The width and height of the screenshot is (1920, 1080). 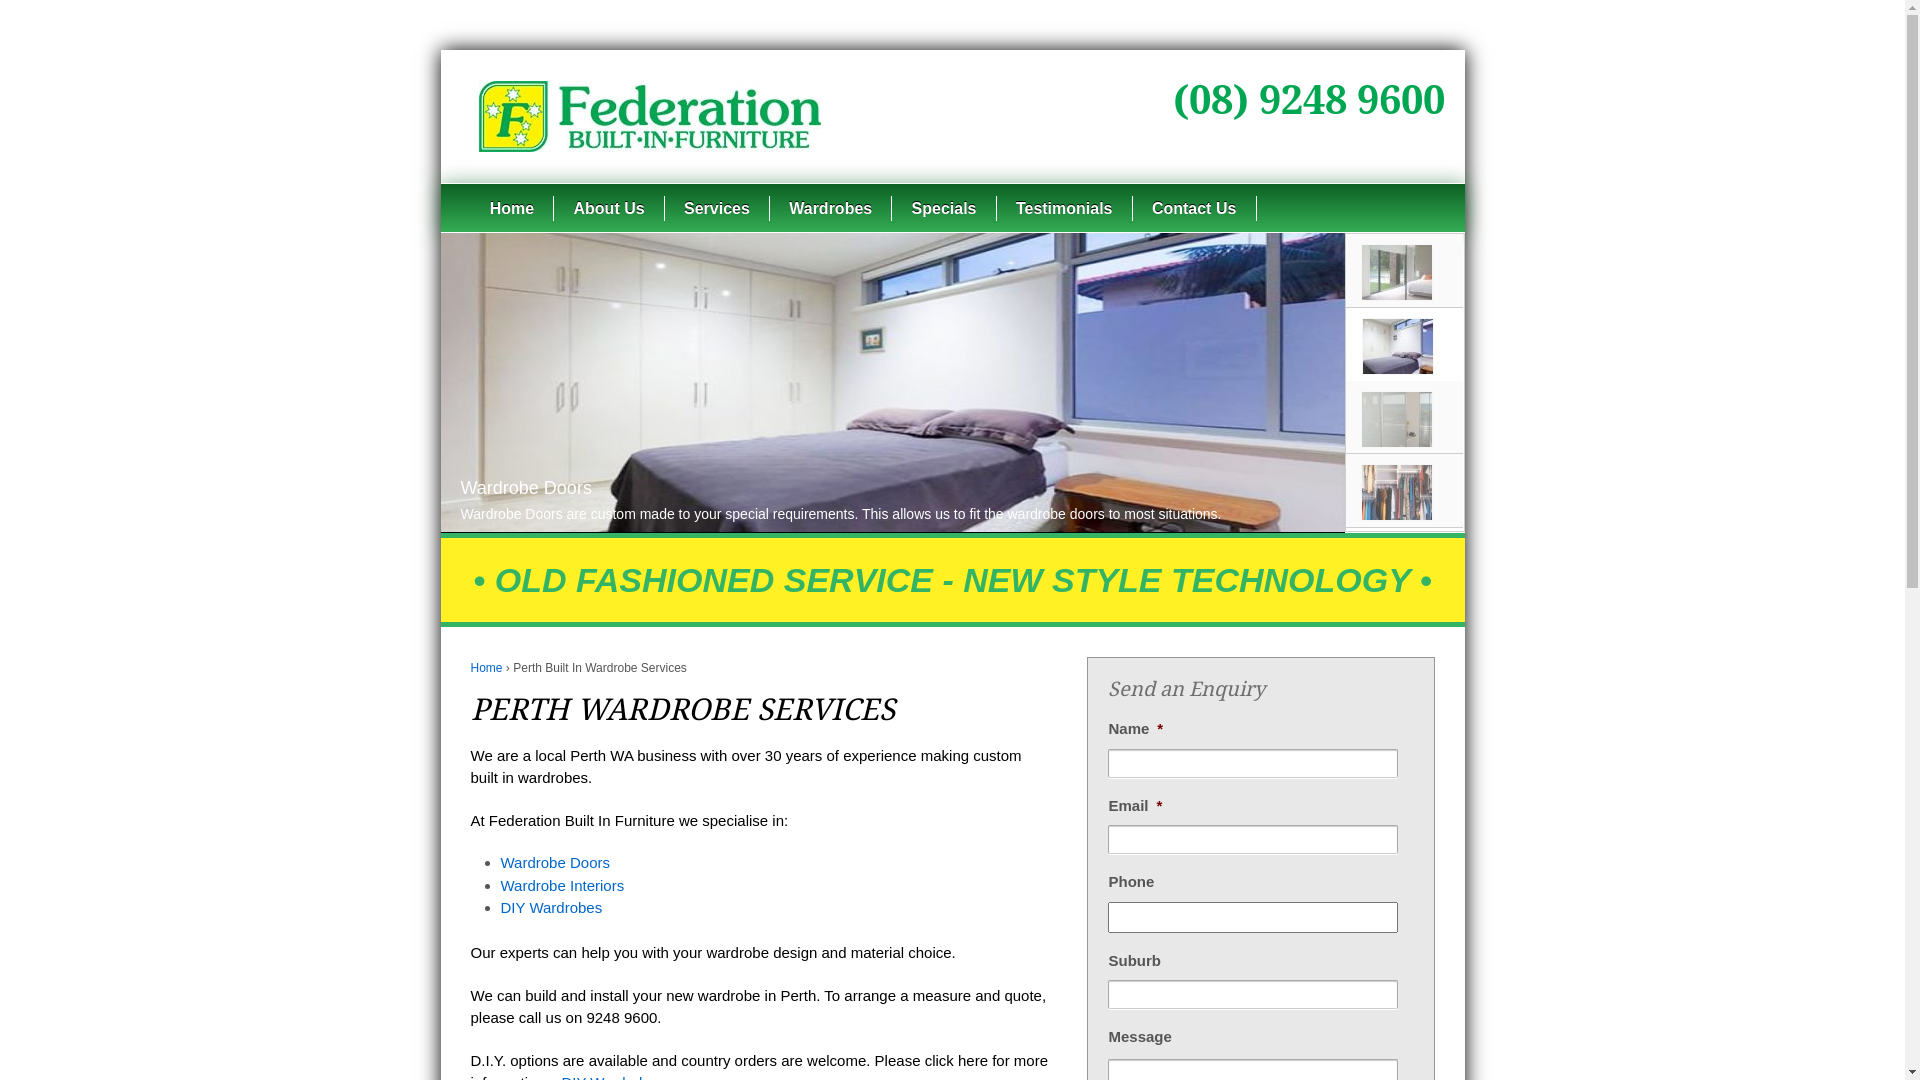 What do you see at coordinates (942, 208) in the screenshot?
I see `'Specials'` at bounding box center [942, 208].